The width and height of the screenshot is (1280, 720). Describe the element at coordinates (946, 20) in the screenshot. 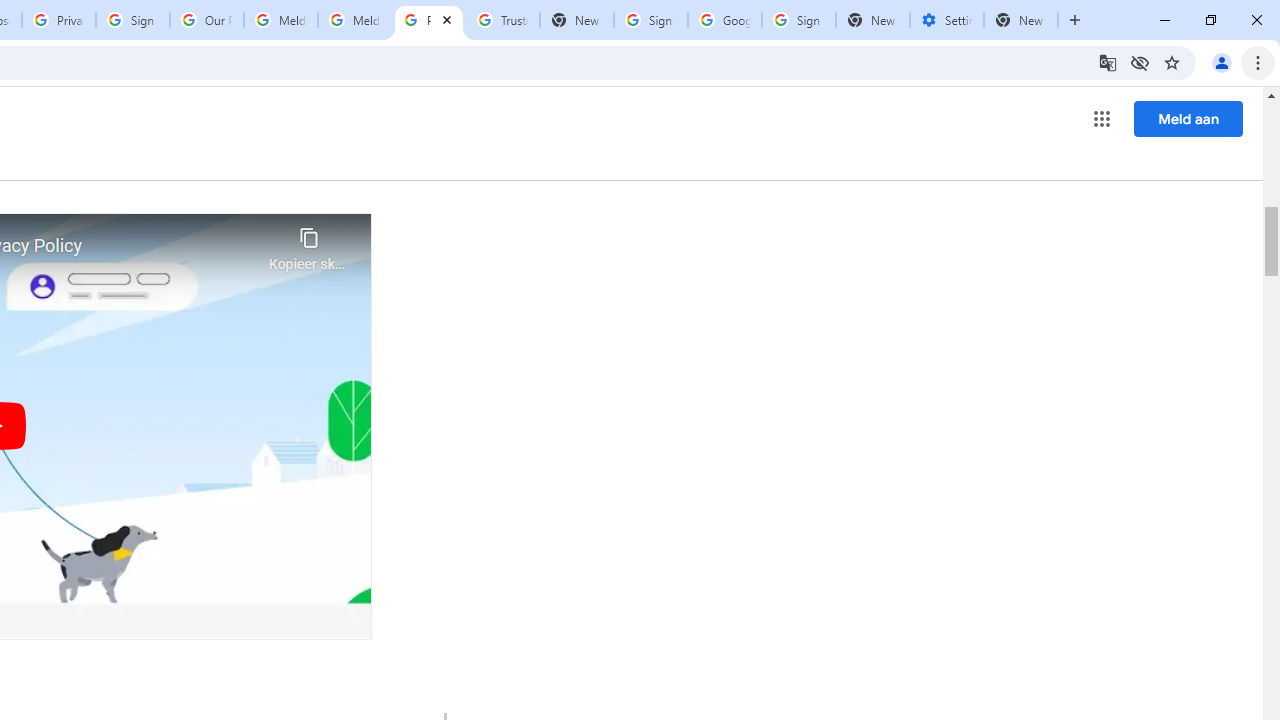

I see `'Settings - Addresses and more'` at that location.